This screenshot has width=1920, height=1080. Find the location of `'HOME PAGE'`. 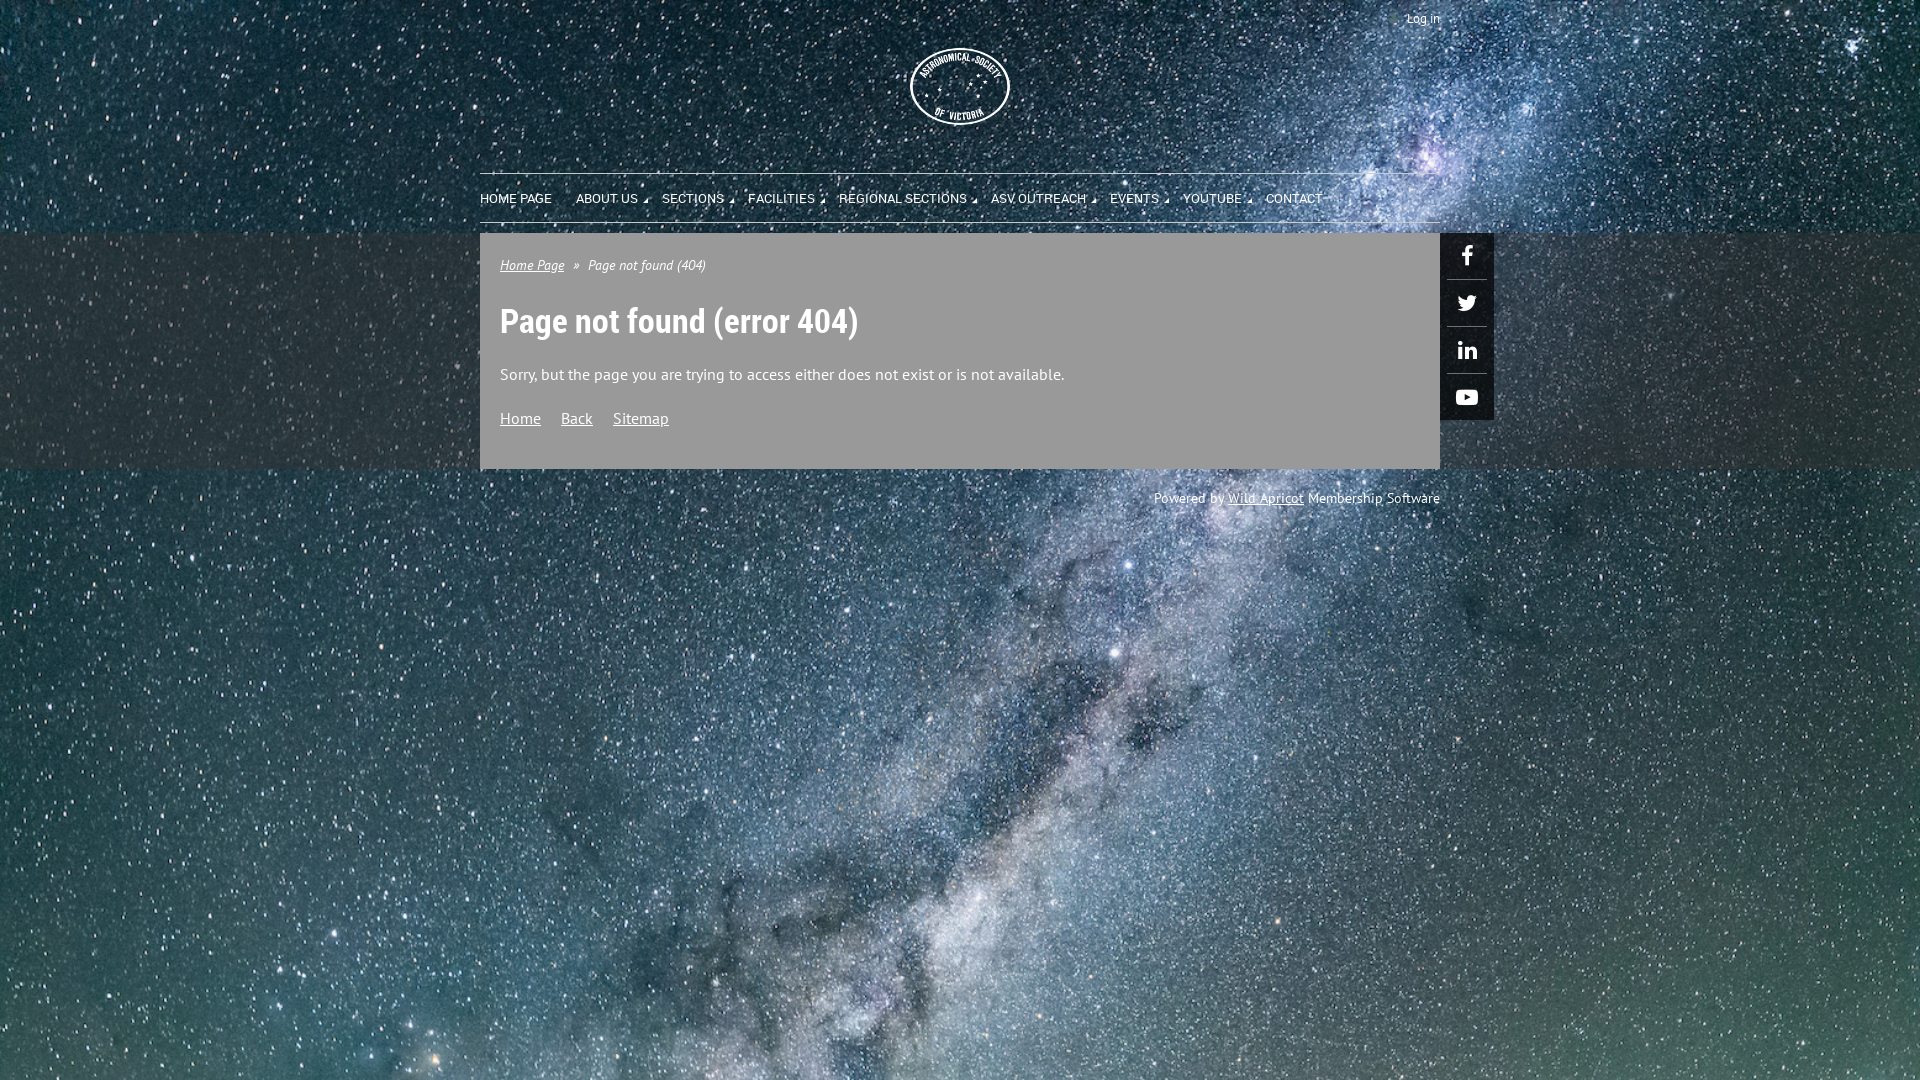

'HOME PAGE' is located at coordinates (528, 195).